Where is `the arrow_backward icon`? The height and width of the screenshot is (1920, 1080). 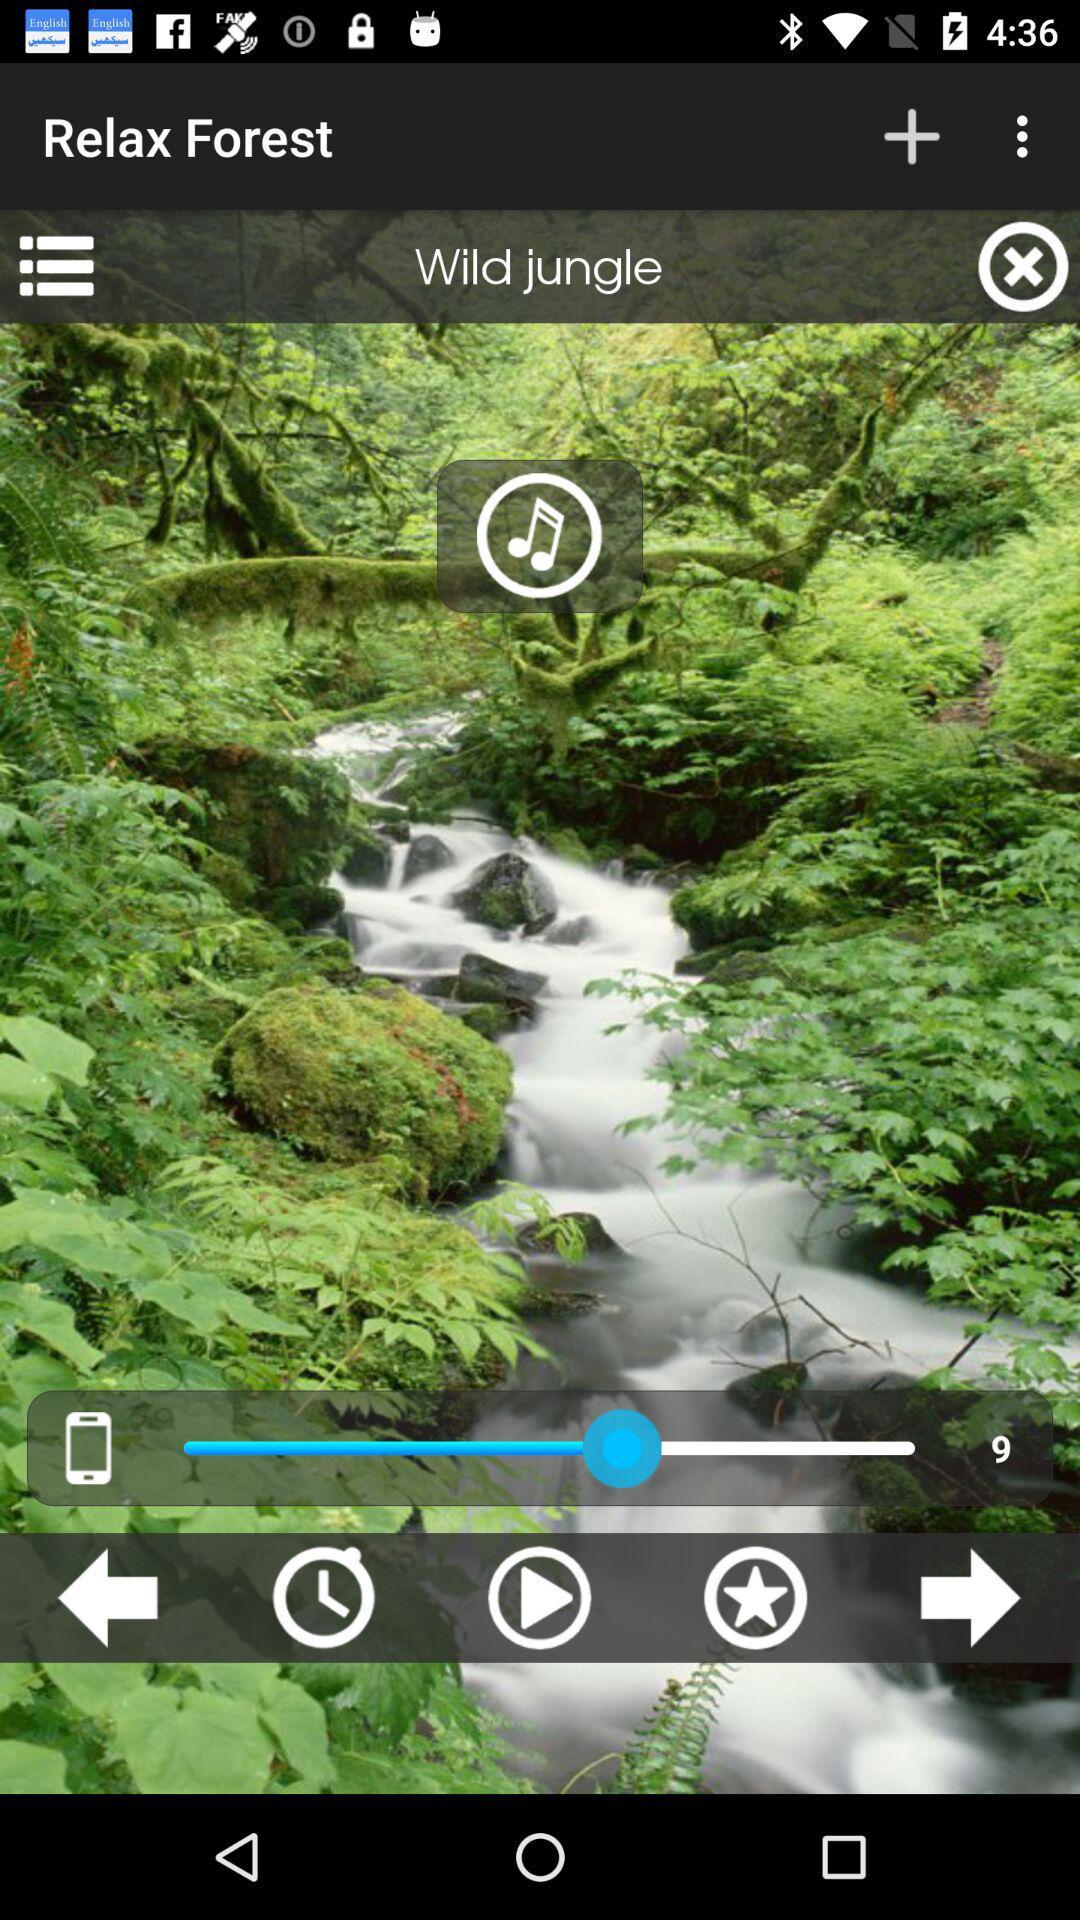
the arrow_backward icon is located at coordinates (107, 1596).